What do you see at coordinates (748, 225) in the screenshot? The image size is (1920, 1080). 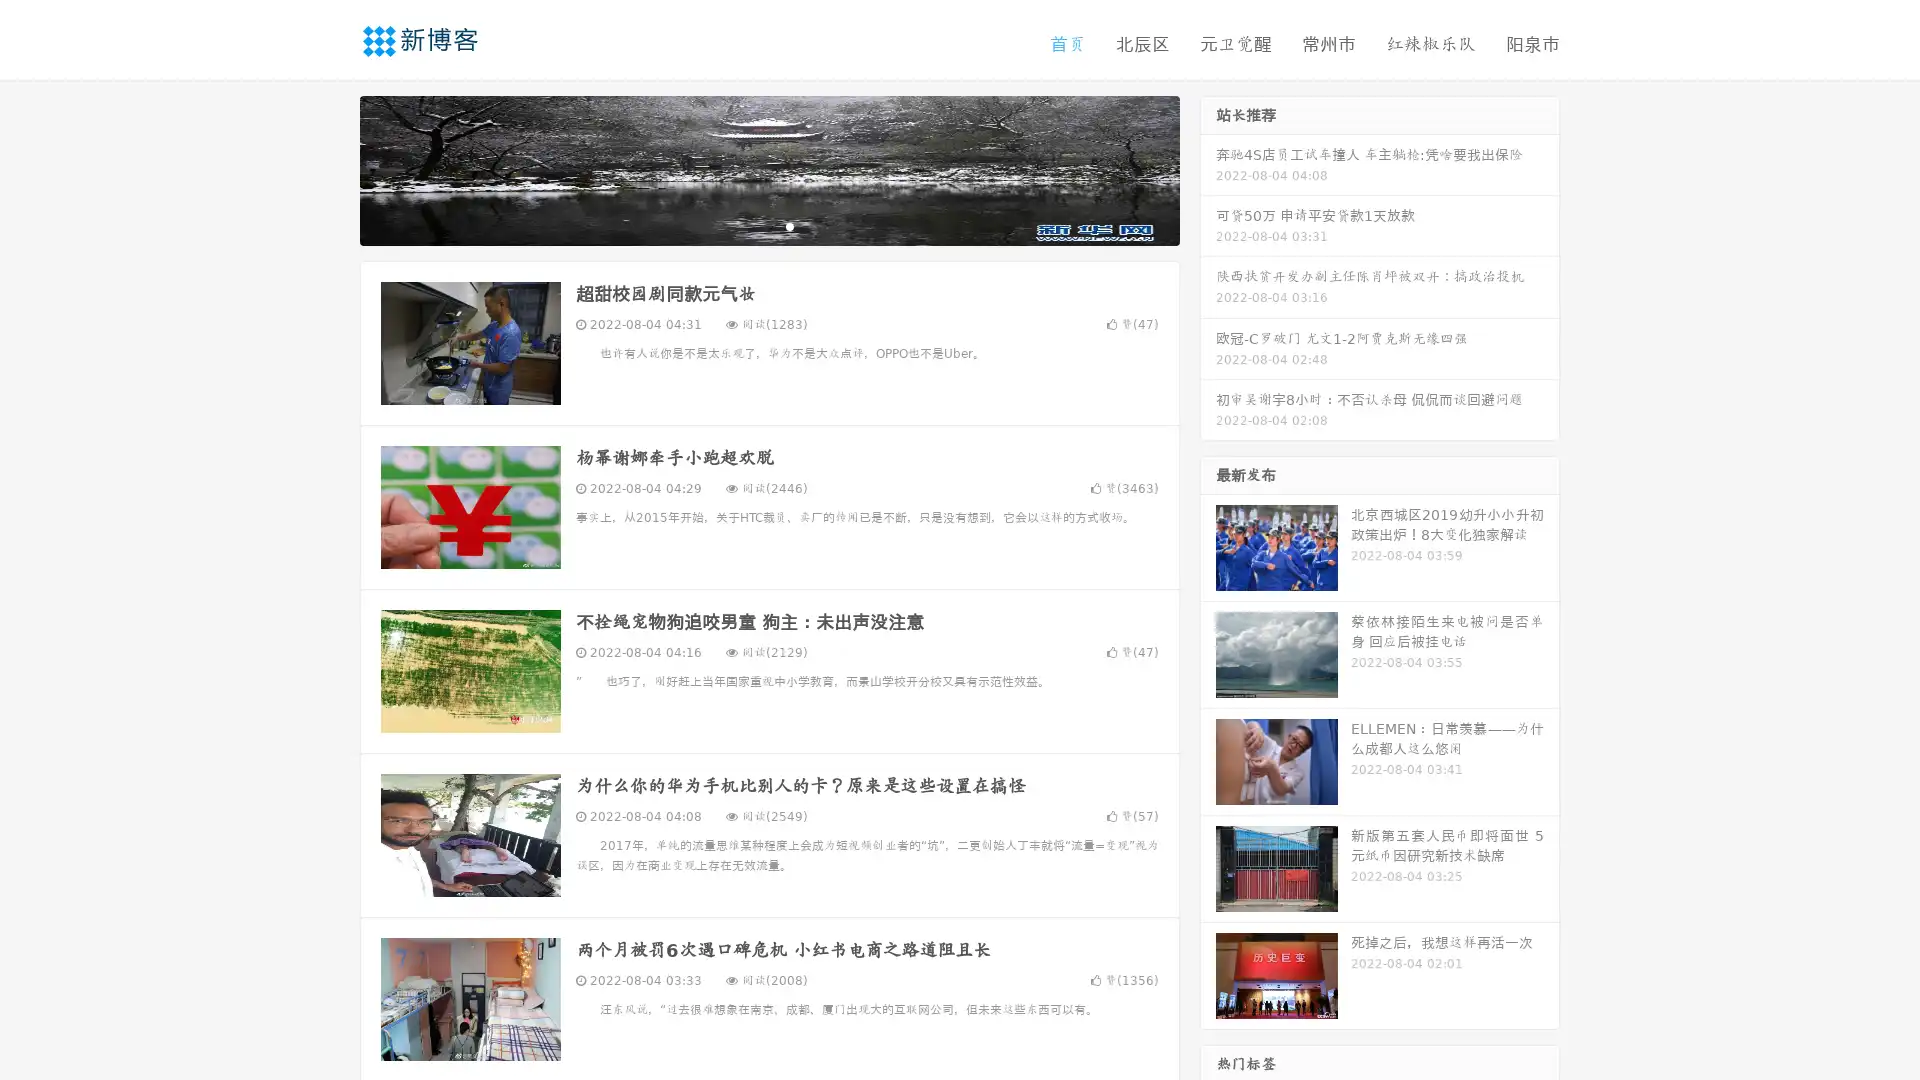 I see `Go to slide 1` at bounding box center [748, 225].